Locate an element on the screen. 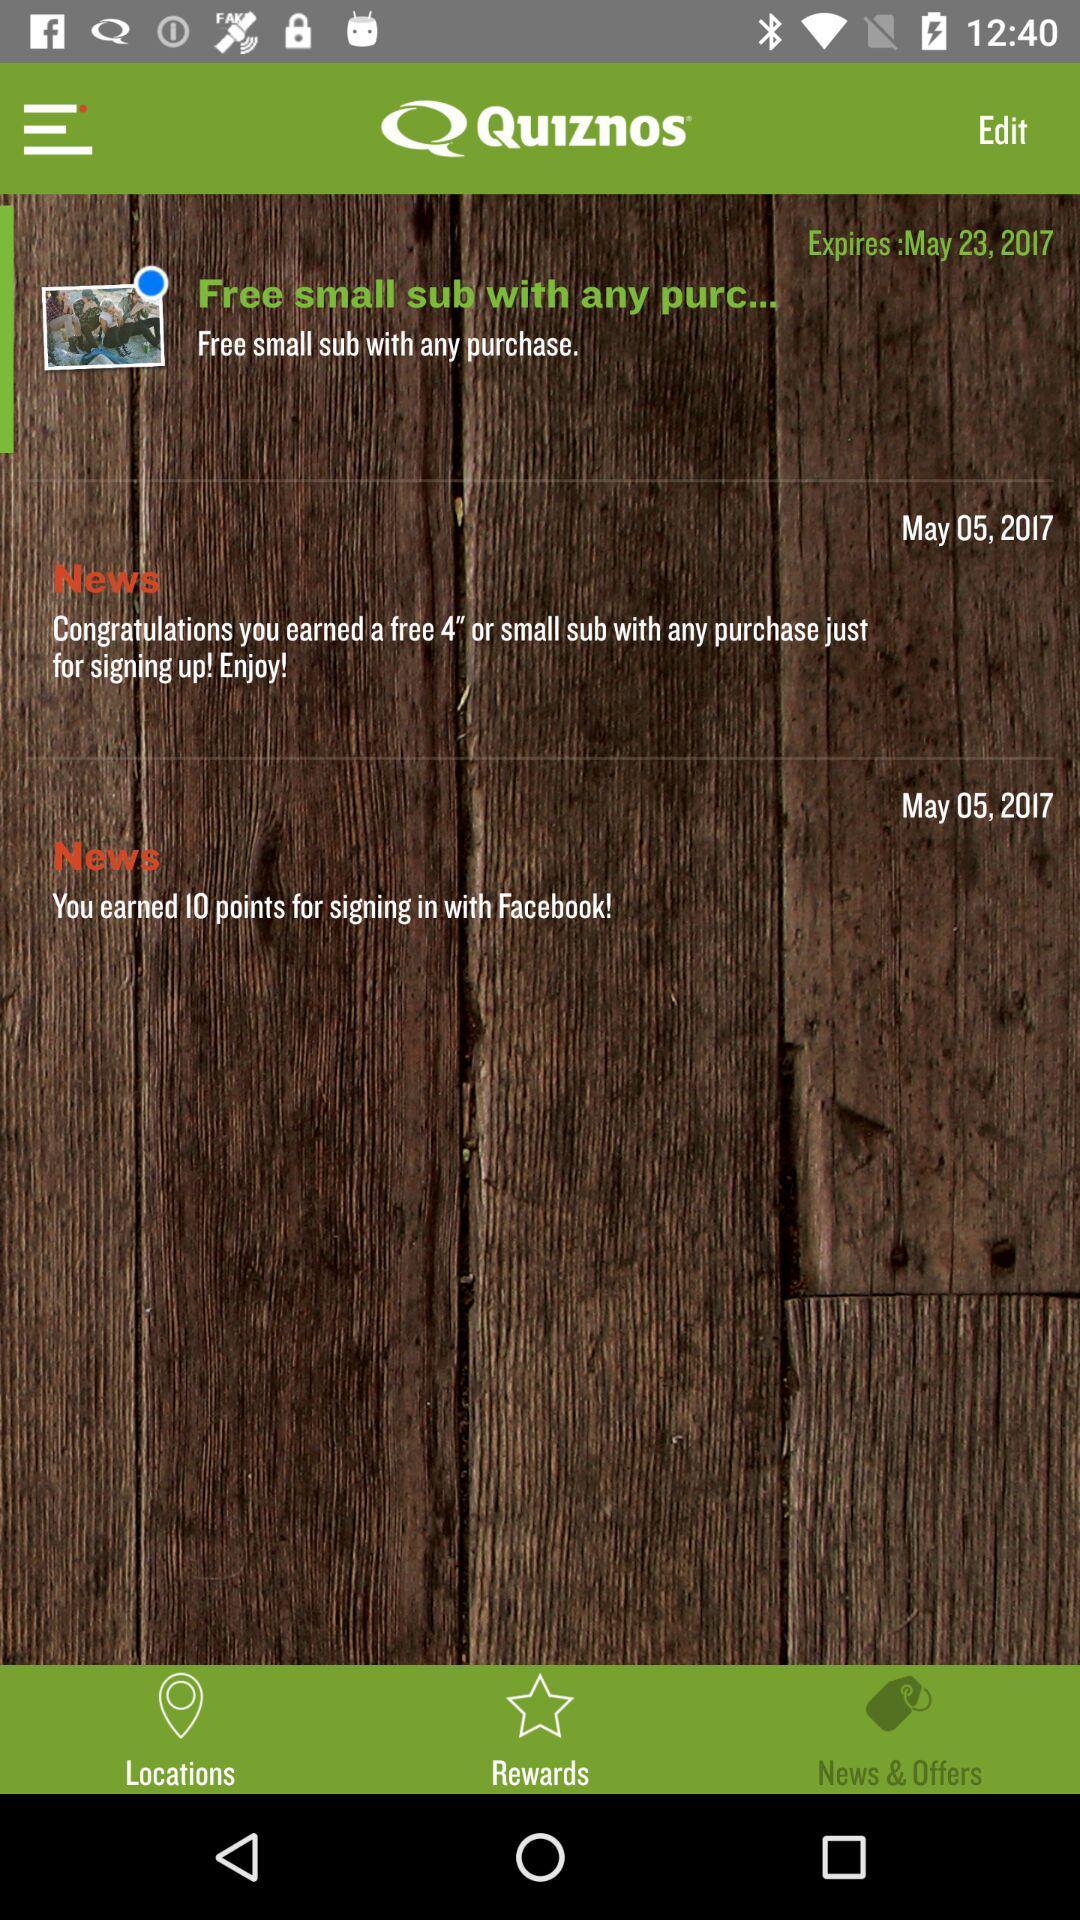 The width and height of the screenshot is (1080, 1920). the filter_list icon is located at coordinates (54, 127).